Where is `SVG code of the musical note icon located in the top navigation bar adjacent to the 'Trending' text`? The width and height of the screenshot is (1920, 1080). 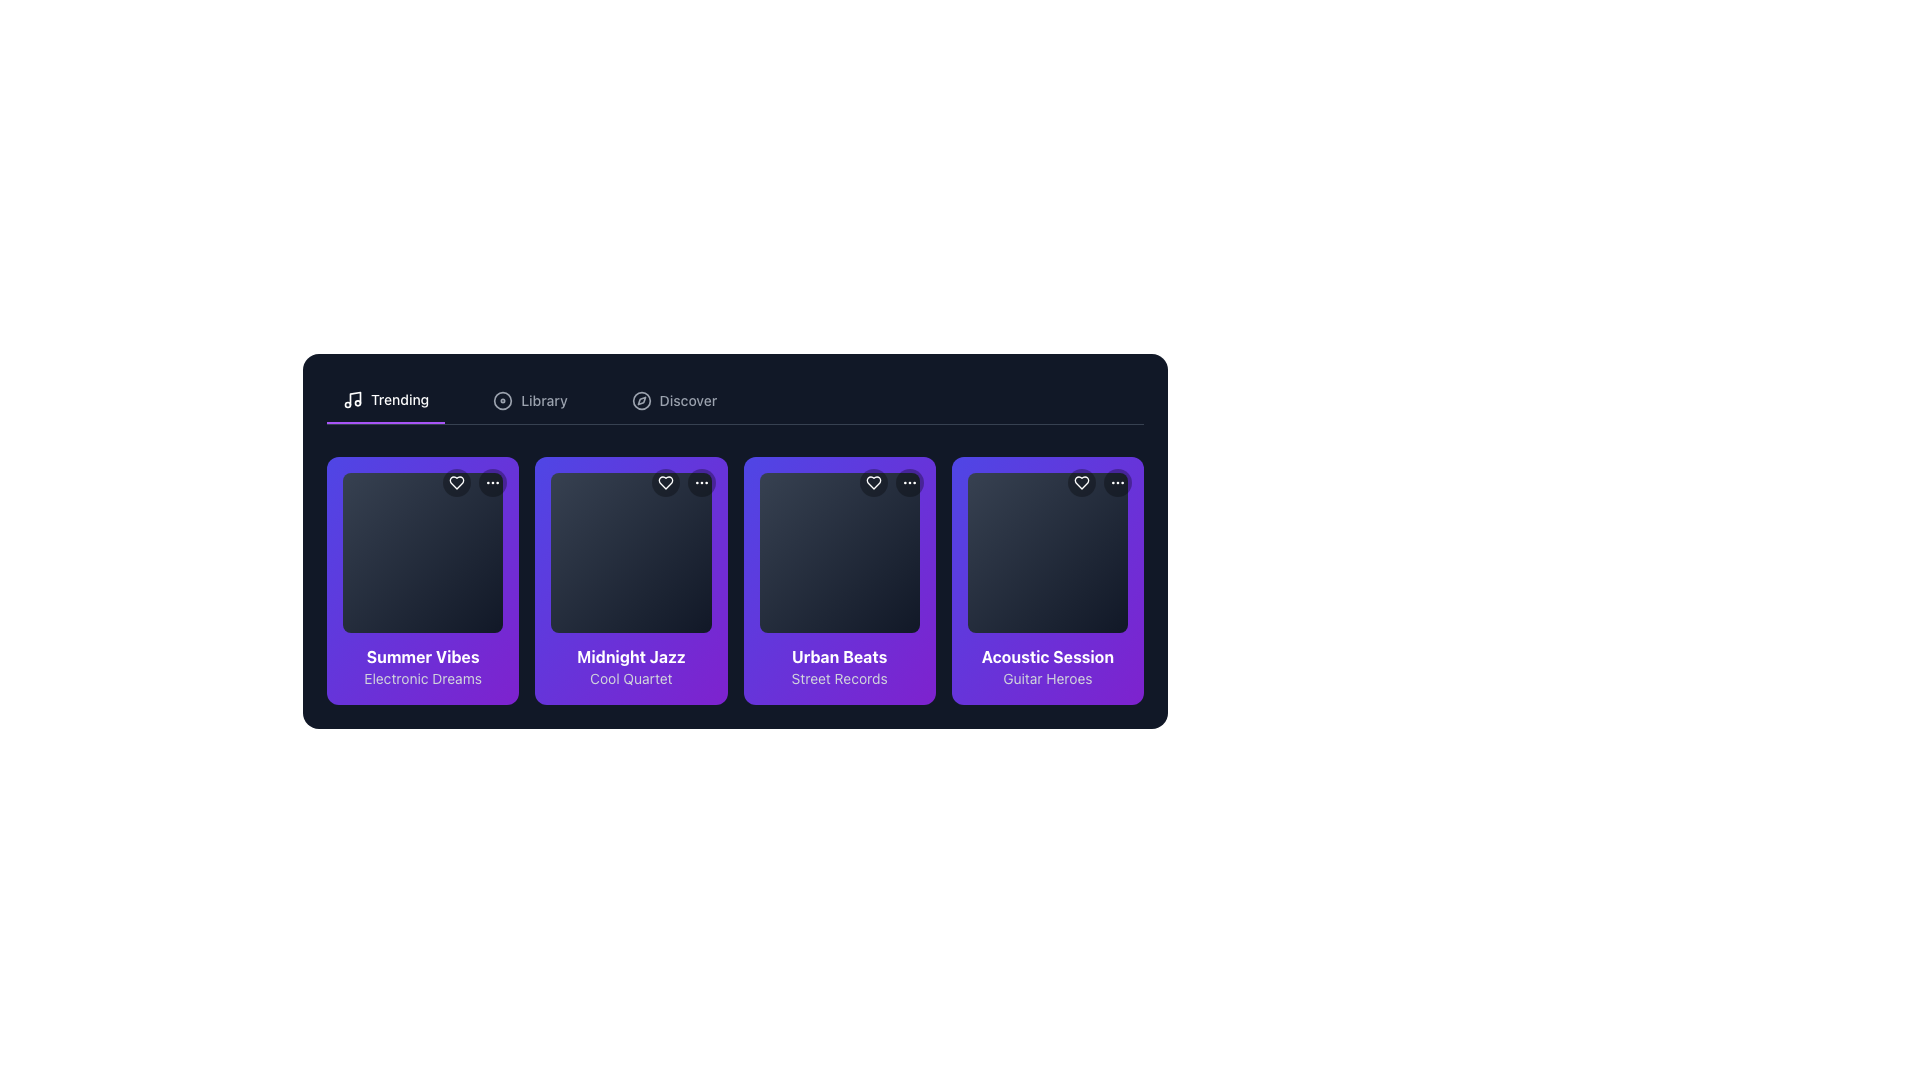 SVG code of the musical note icon located in the top navigation bar adjacent to the 'Trending' text is located at coordinates (355, 398).